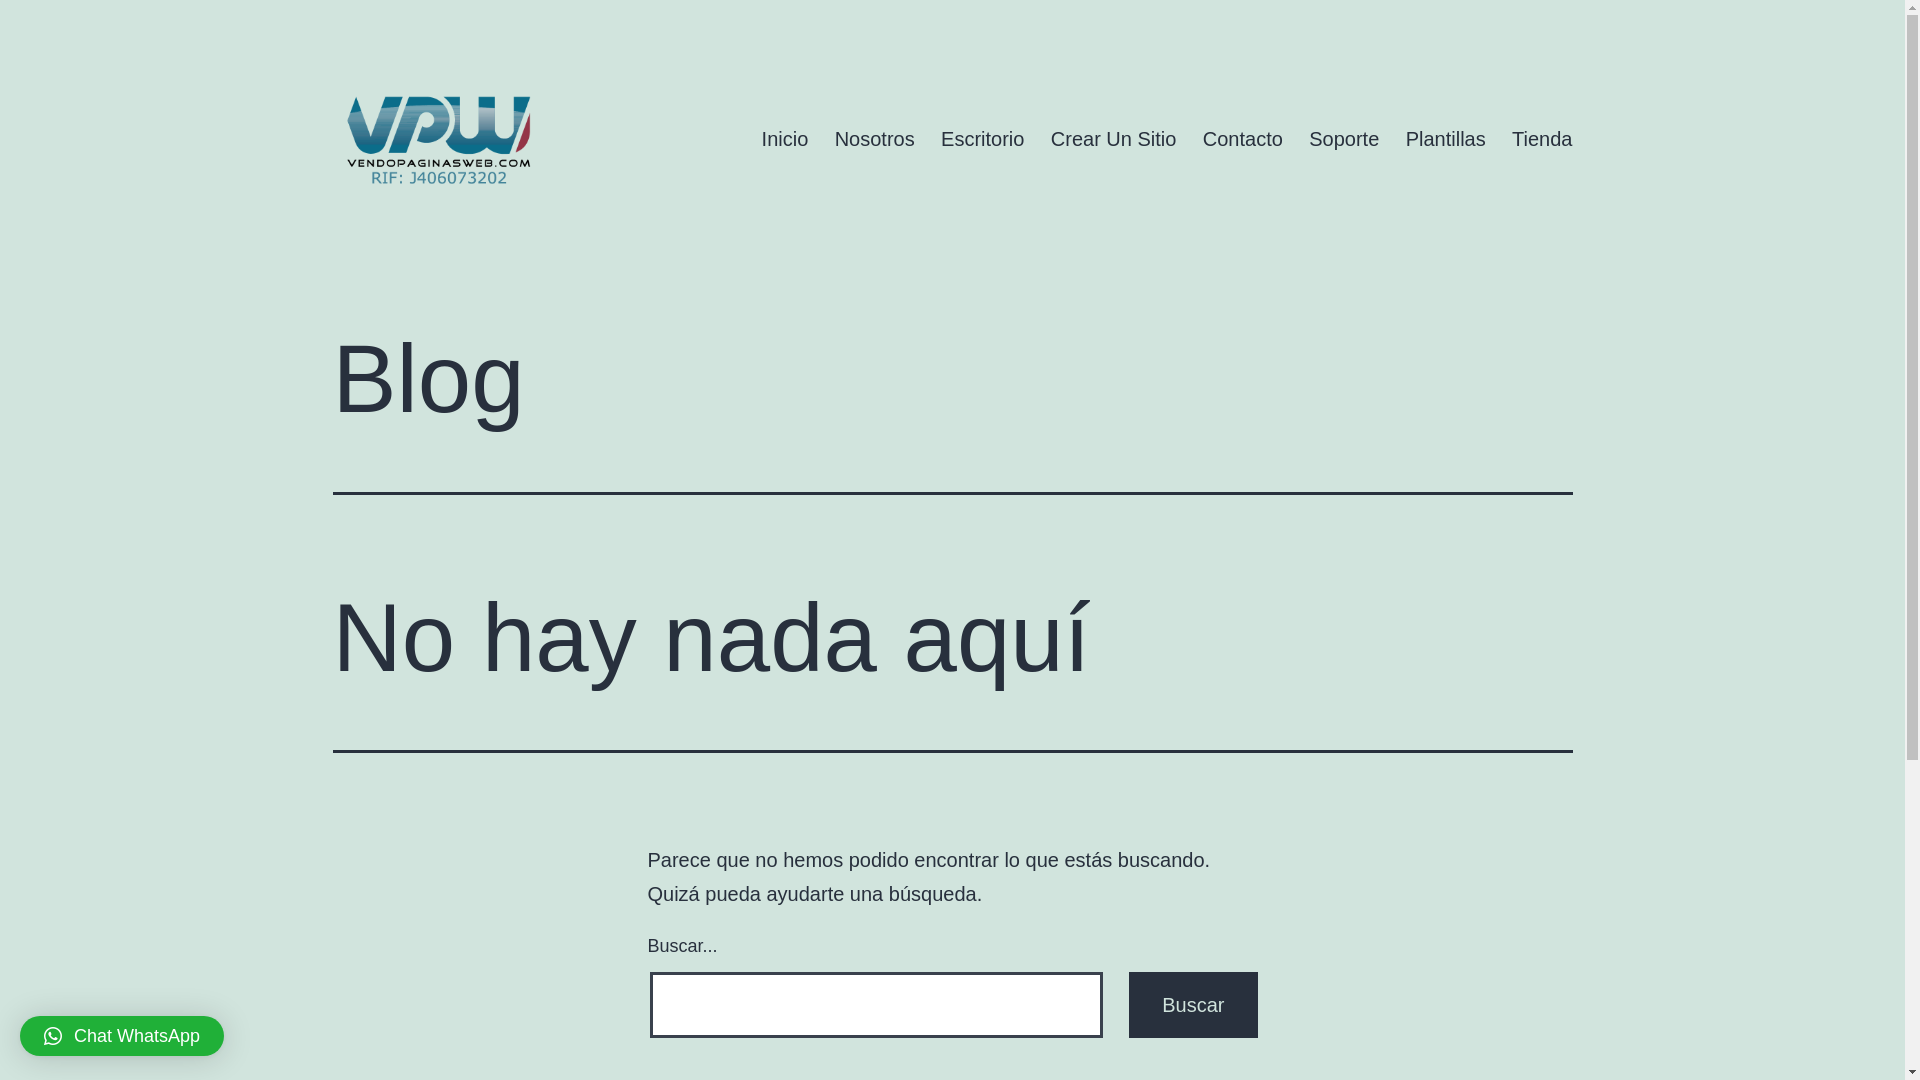 Image resolution: width=1920 pixels, height=1080 pixels. Describe the element at coordinates (1541, 137) in the screenshot. I see `'Tienda'` at that location.